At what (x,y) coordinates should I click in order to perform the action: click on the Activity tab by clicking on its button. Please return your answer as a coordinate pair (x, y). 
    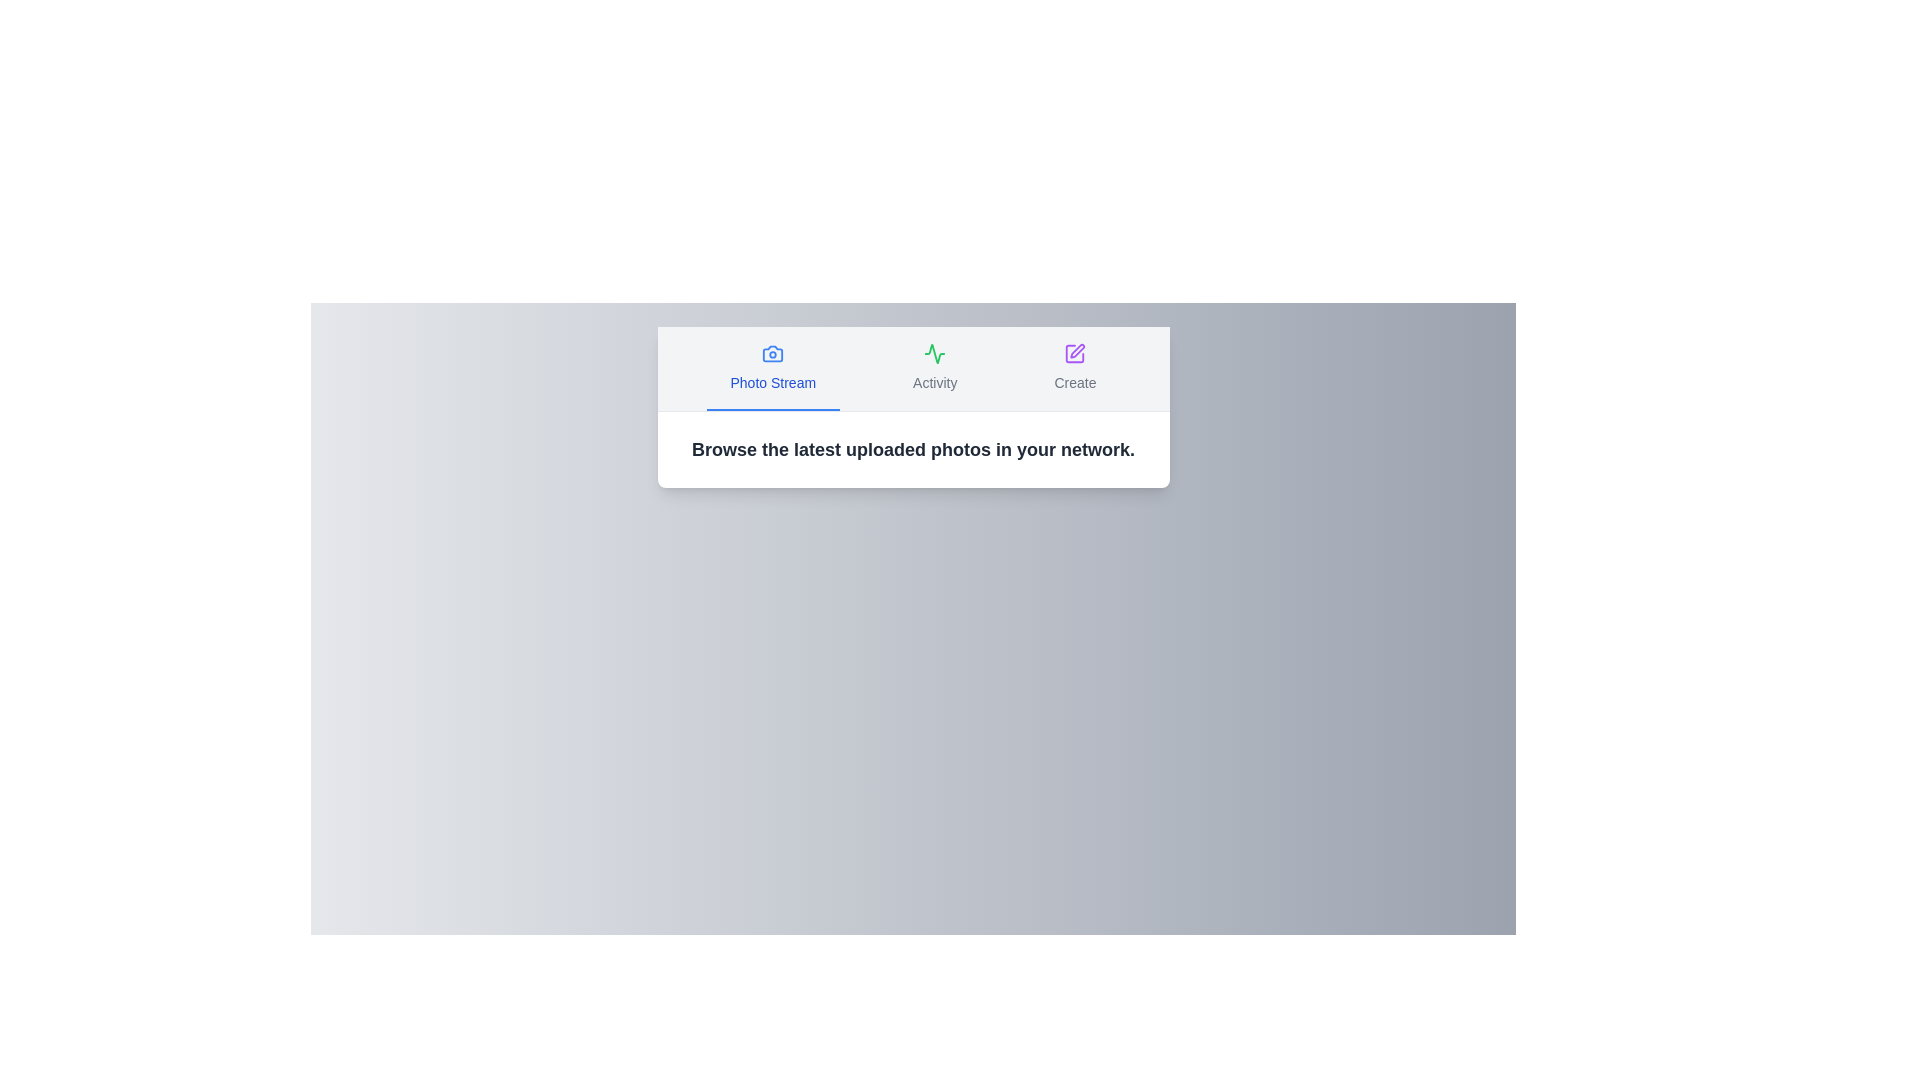
    Looking at the image, I should click on (934, 369).